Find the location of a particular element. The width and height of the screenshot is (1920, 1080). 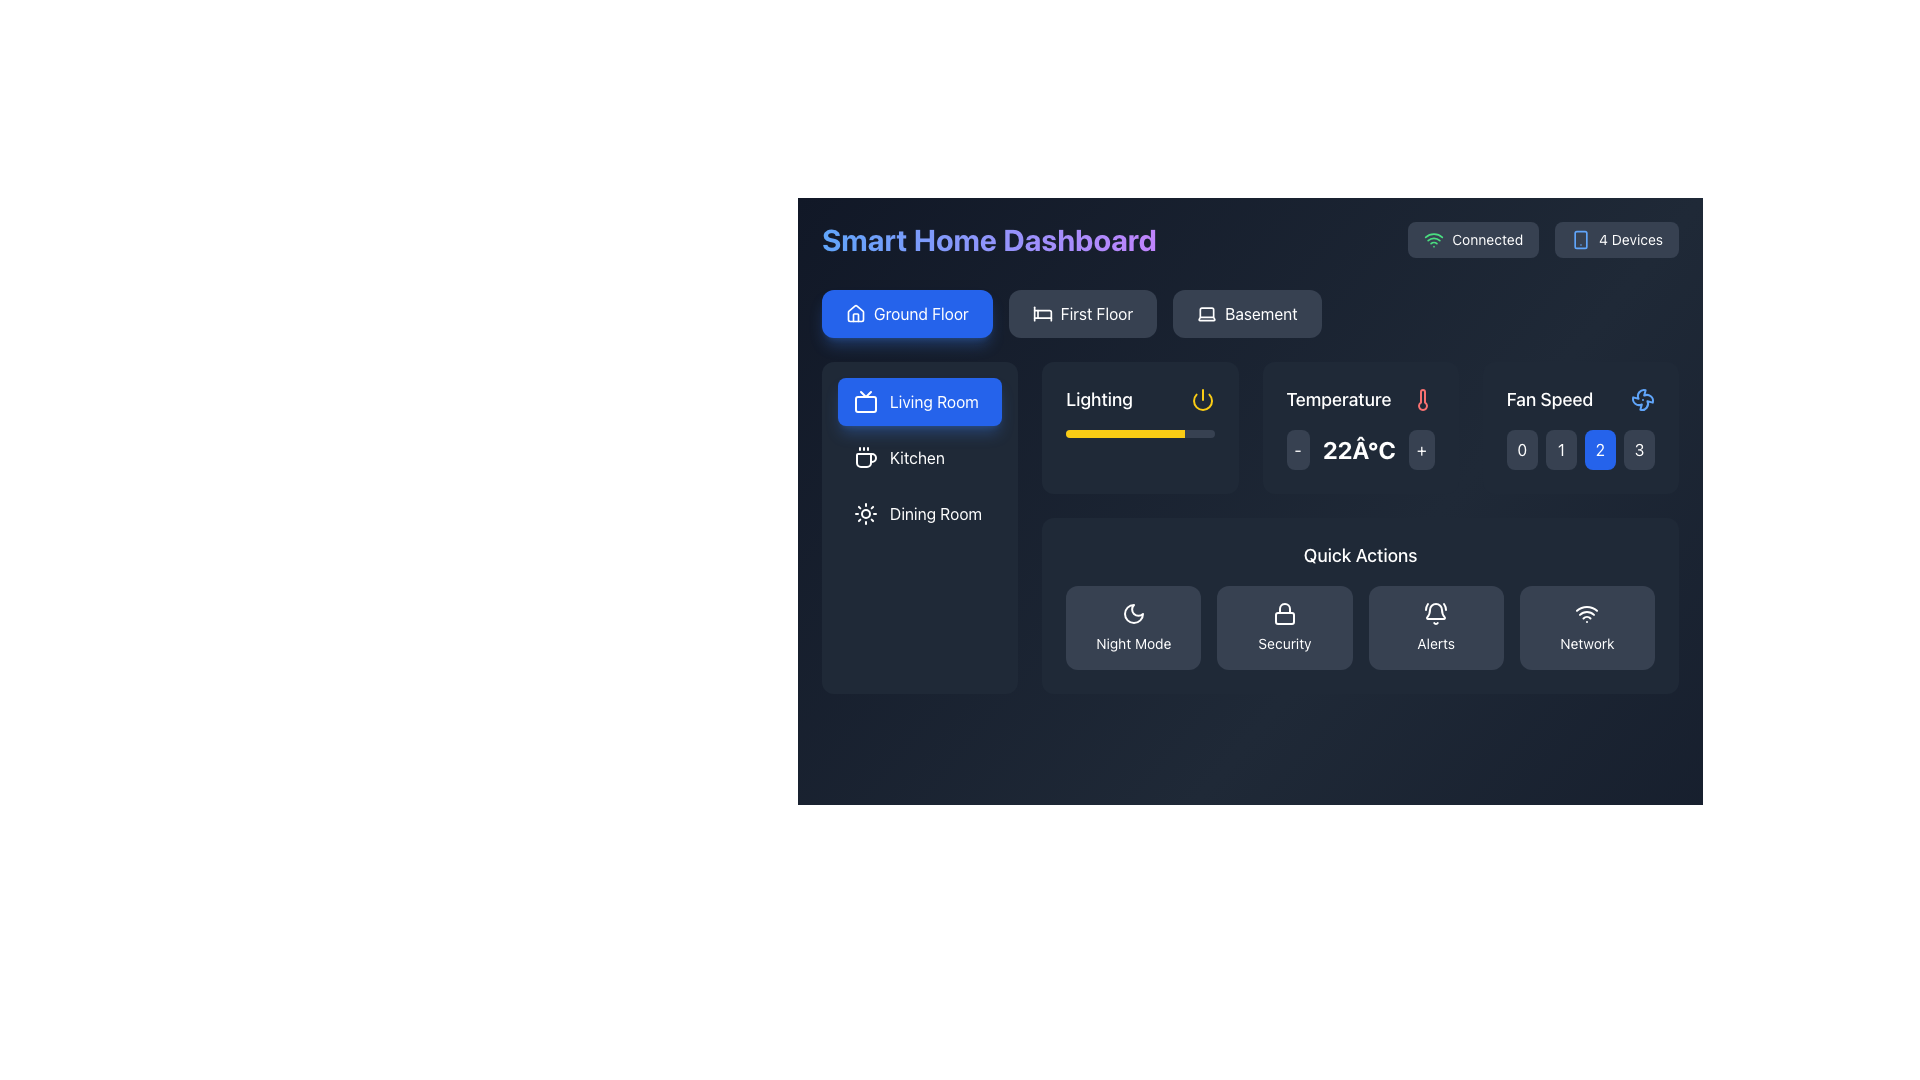

the temperature setting label located centrally between the '-' and '+' buttons in the upper-right quadrant of the main interface is located at coordinates (1359, 450).